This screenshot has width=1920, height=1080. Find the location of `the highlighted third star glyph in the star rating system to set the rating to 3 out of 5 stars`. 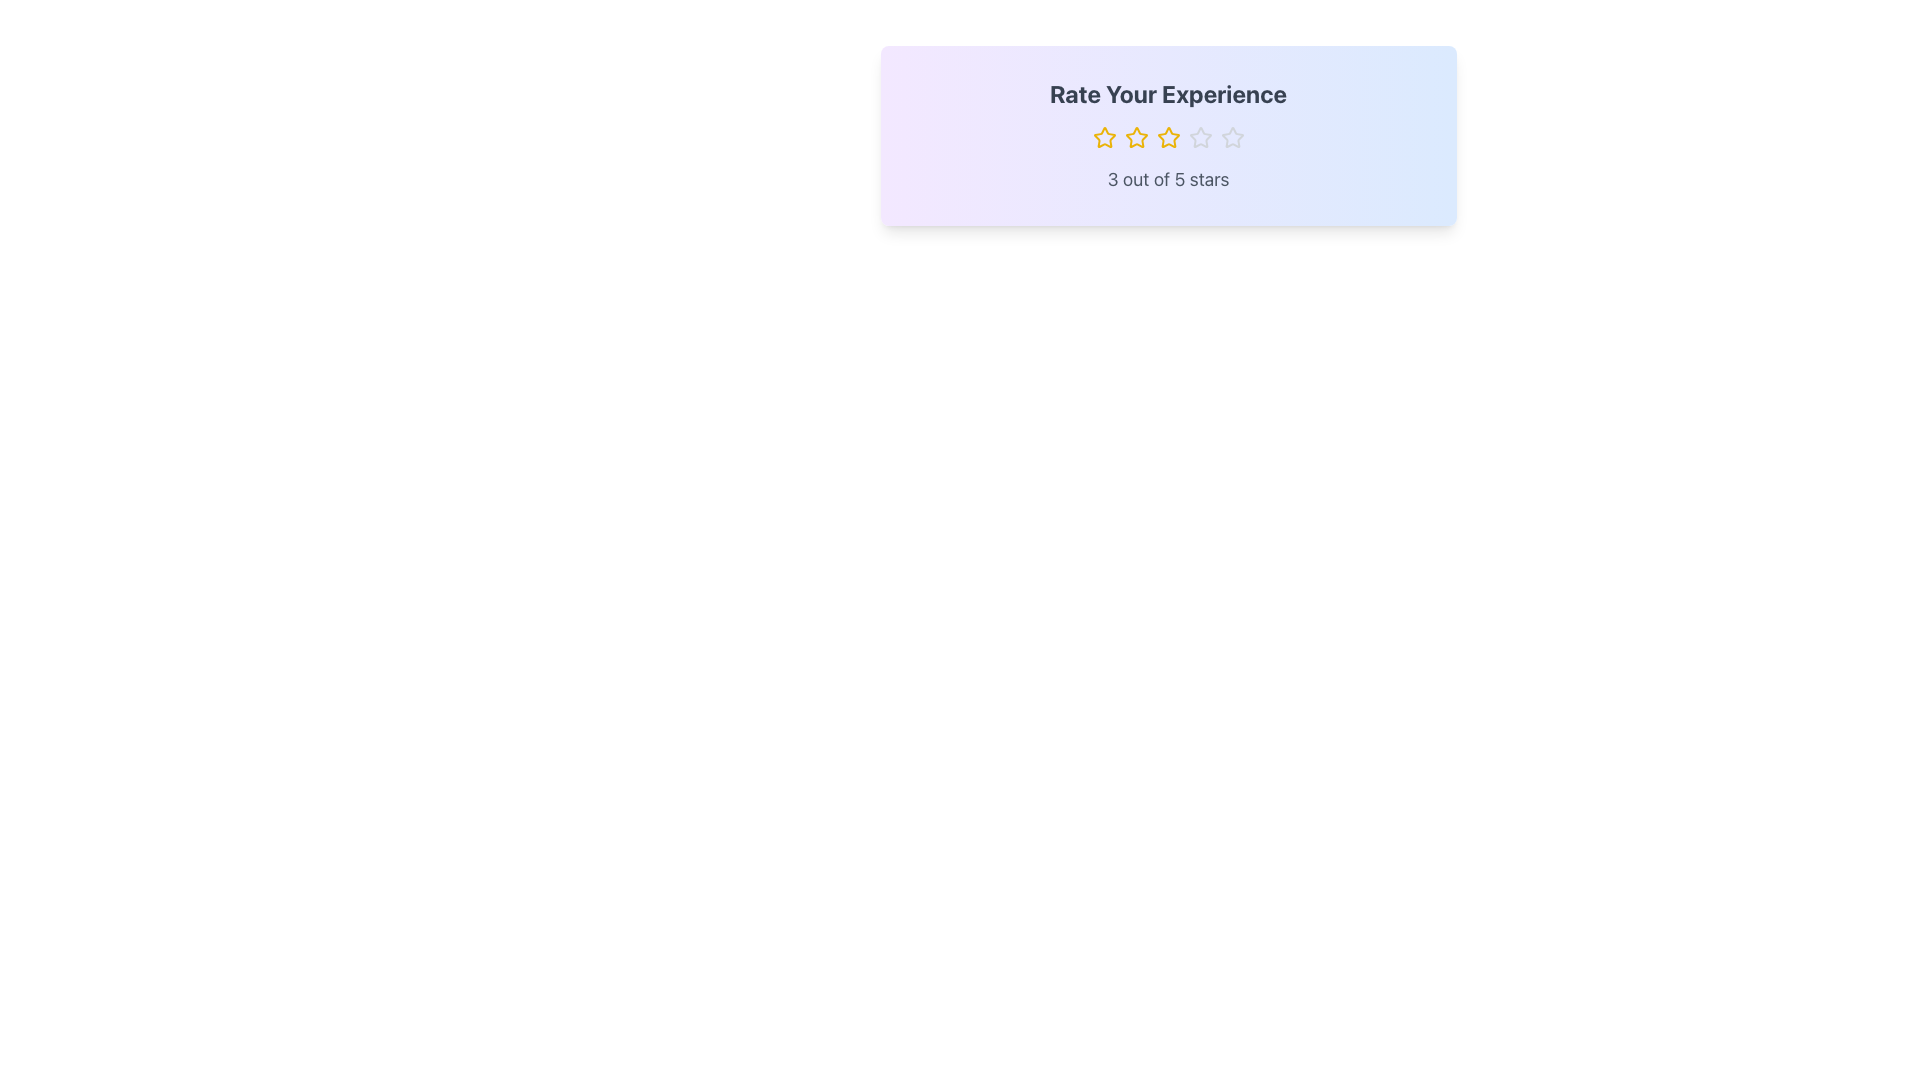

the highlighted third star glyph in the star rating system to set the rating to 3 out of 5 stars is located at coordinates (1168, 137).